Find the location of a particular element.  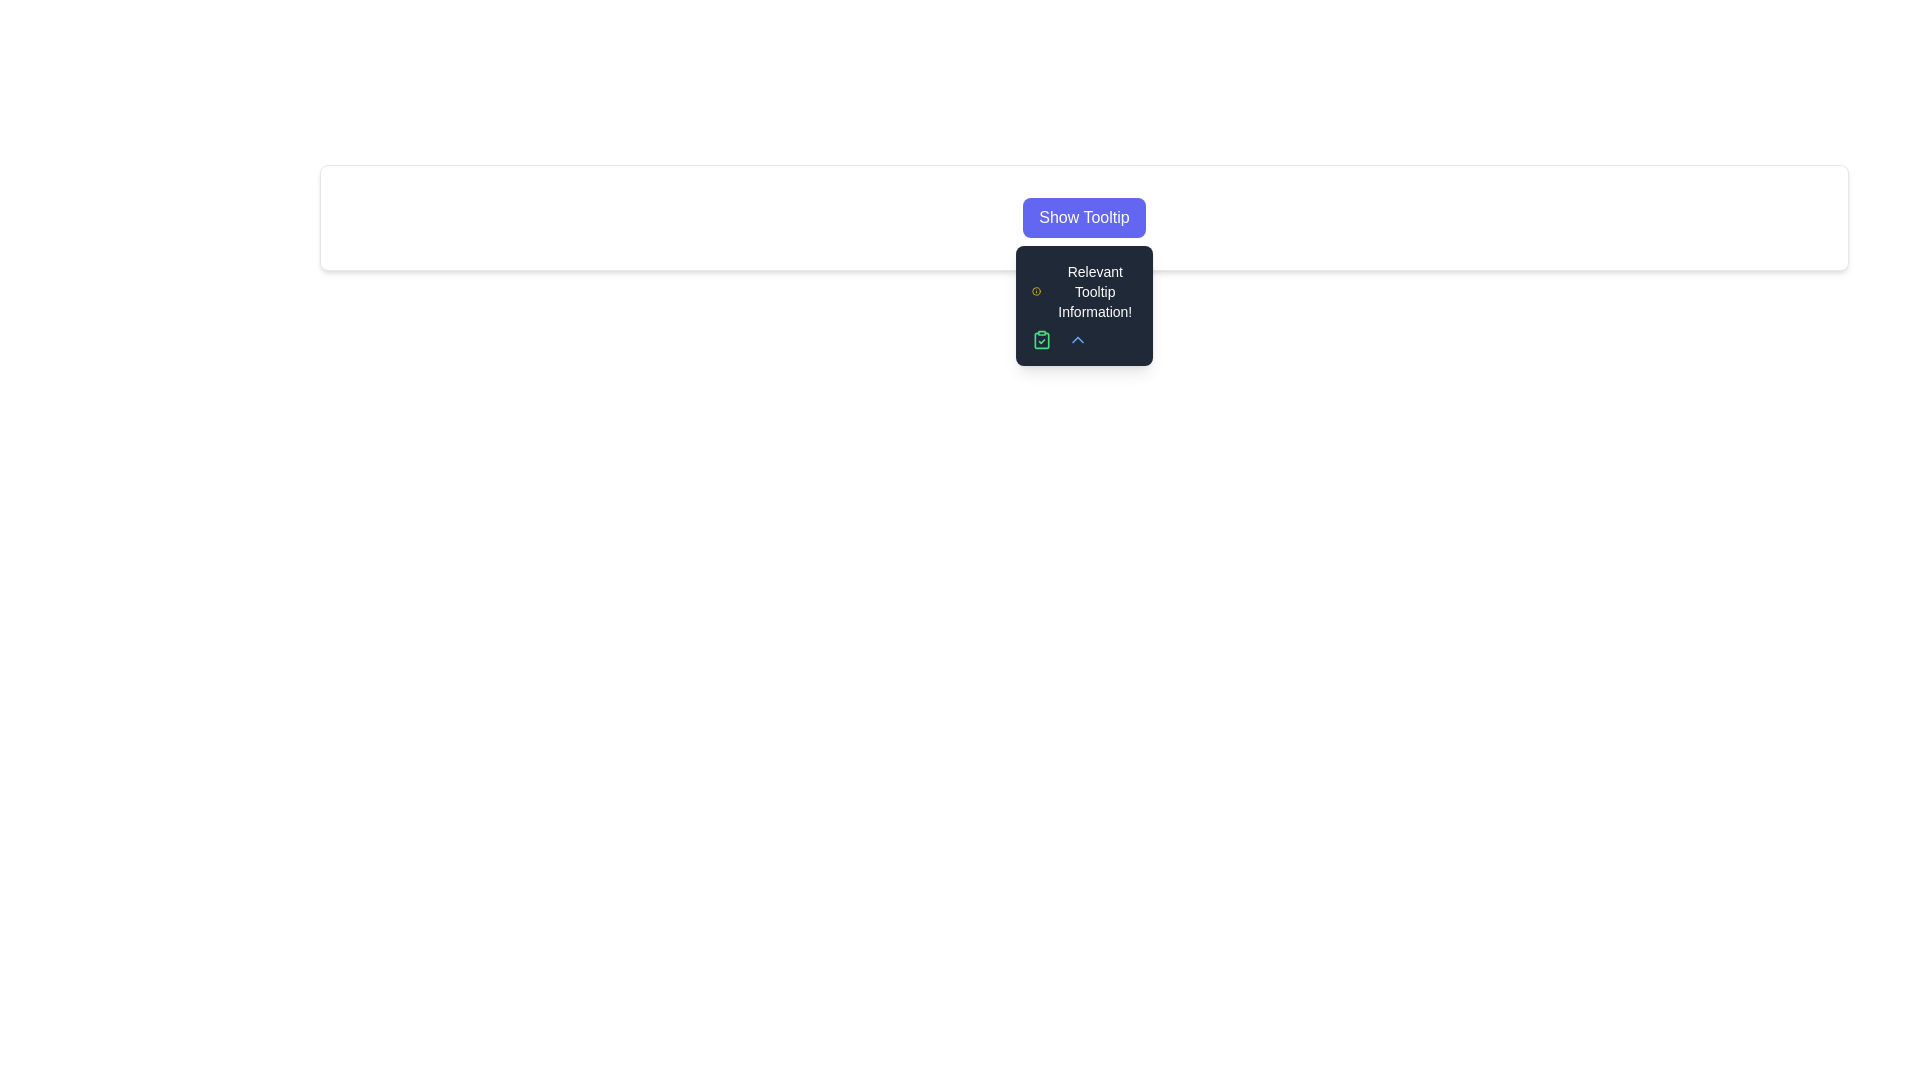

the tooltip containing 'Relevant Tooltip Information!' is located at coordinates (1083, 305).